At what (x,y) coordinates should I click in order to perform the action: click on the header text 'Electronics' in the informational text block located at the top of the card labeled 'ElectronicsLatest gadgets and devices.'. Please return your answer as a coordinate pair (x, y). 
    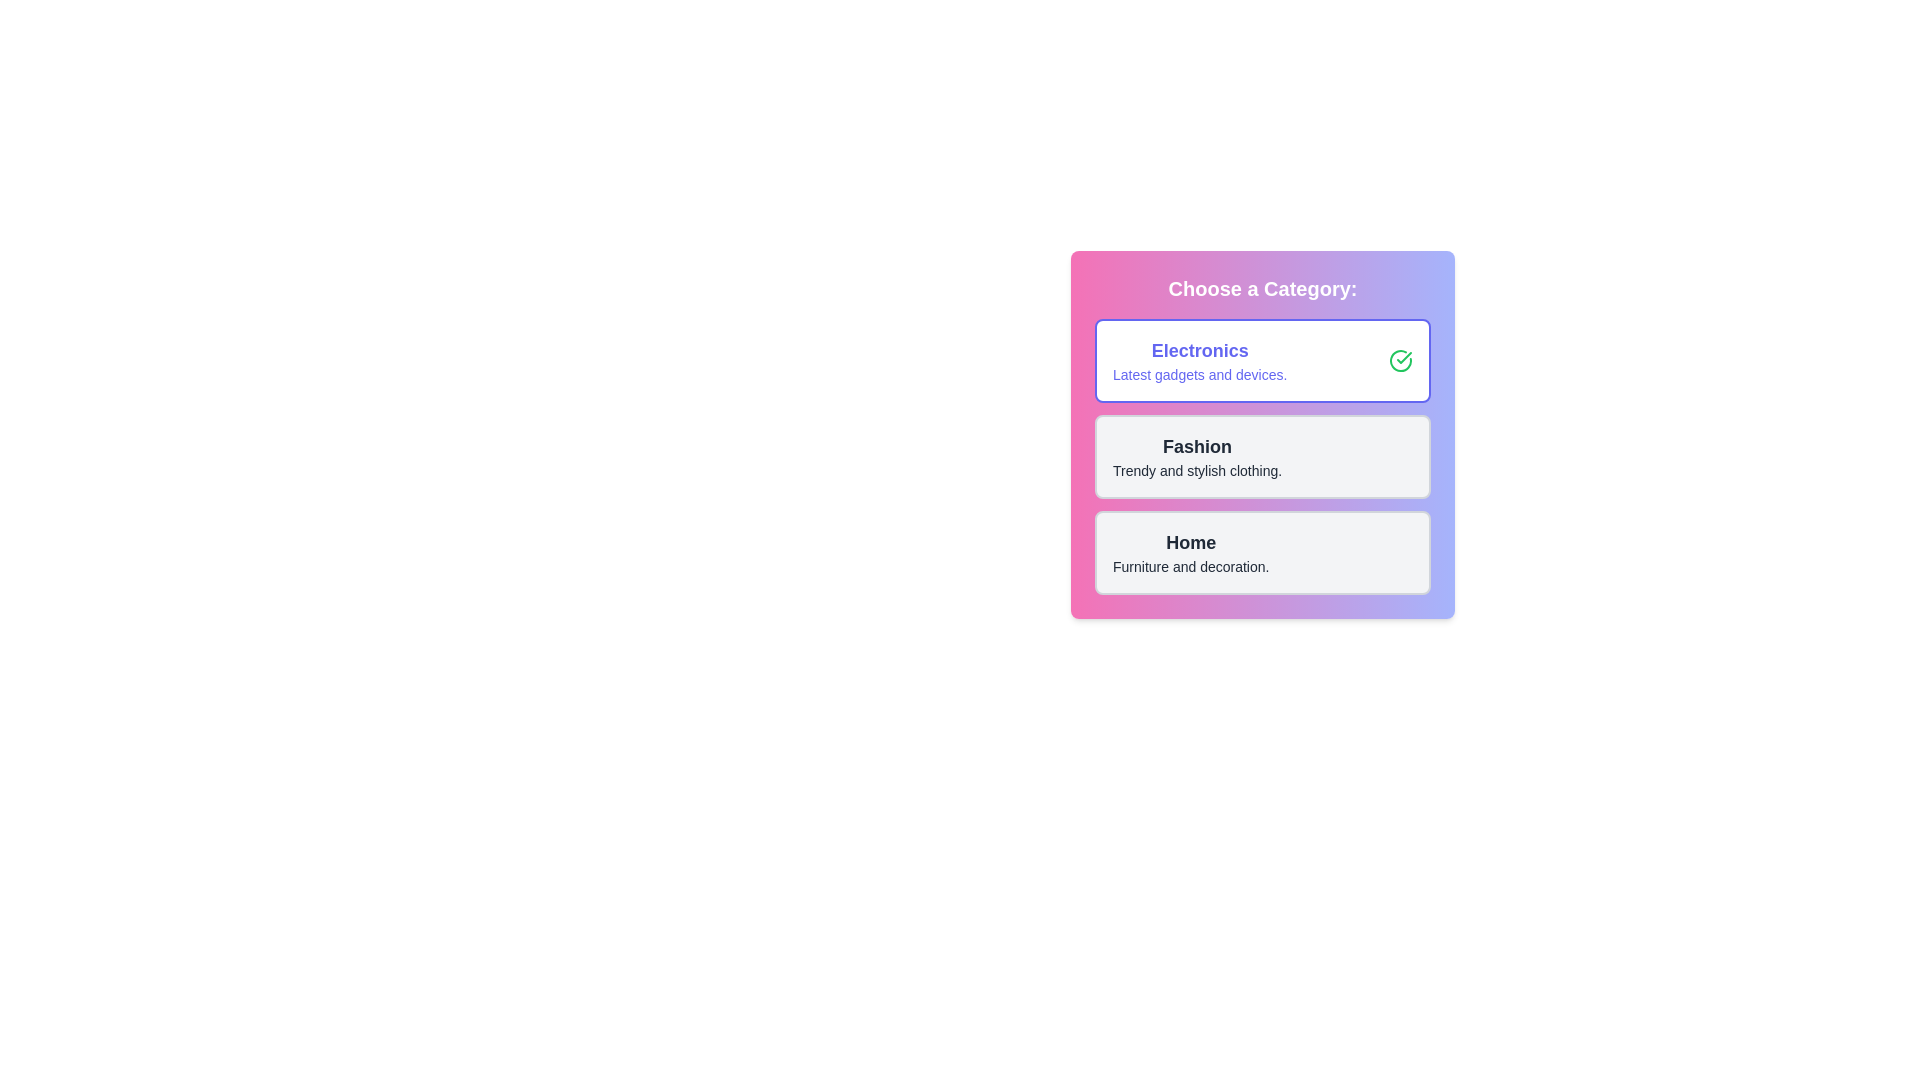
    Looking at the image, I should click on (1200, 361).